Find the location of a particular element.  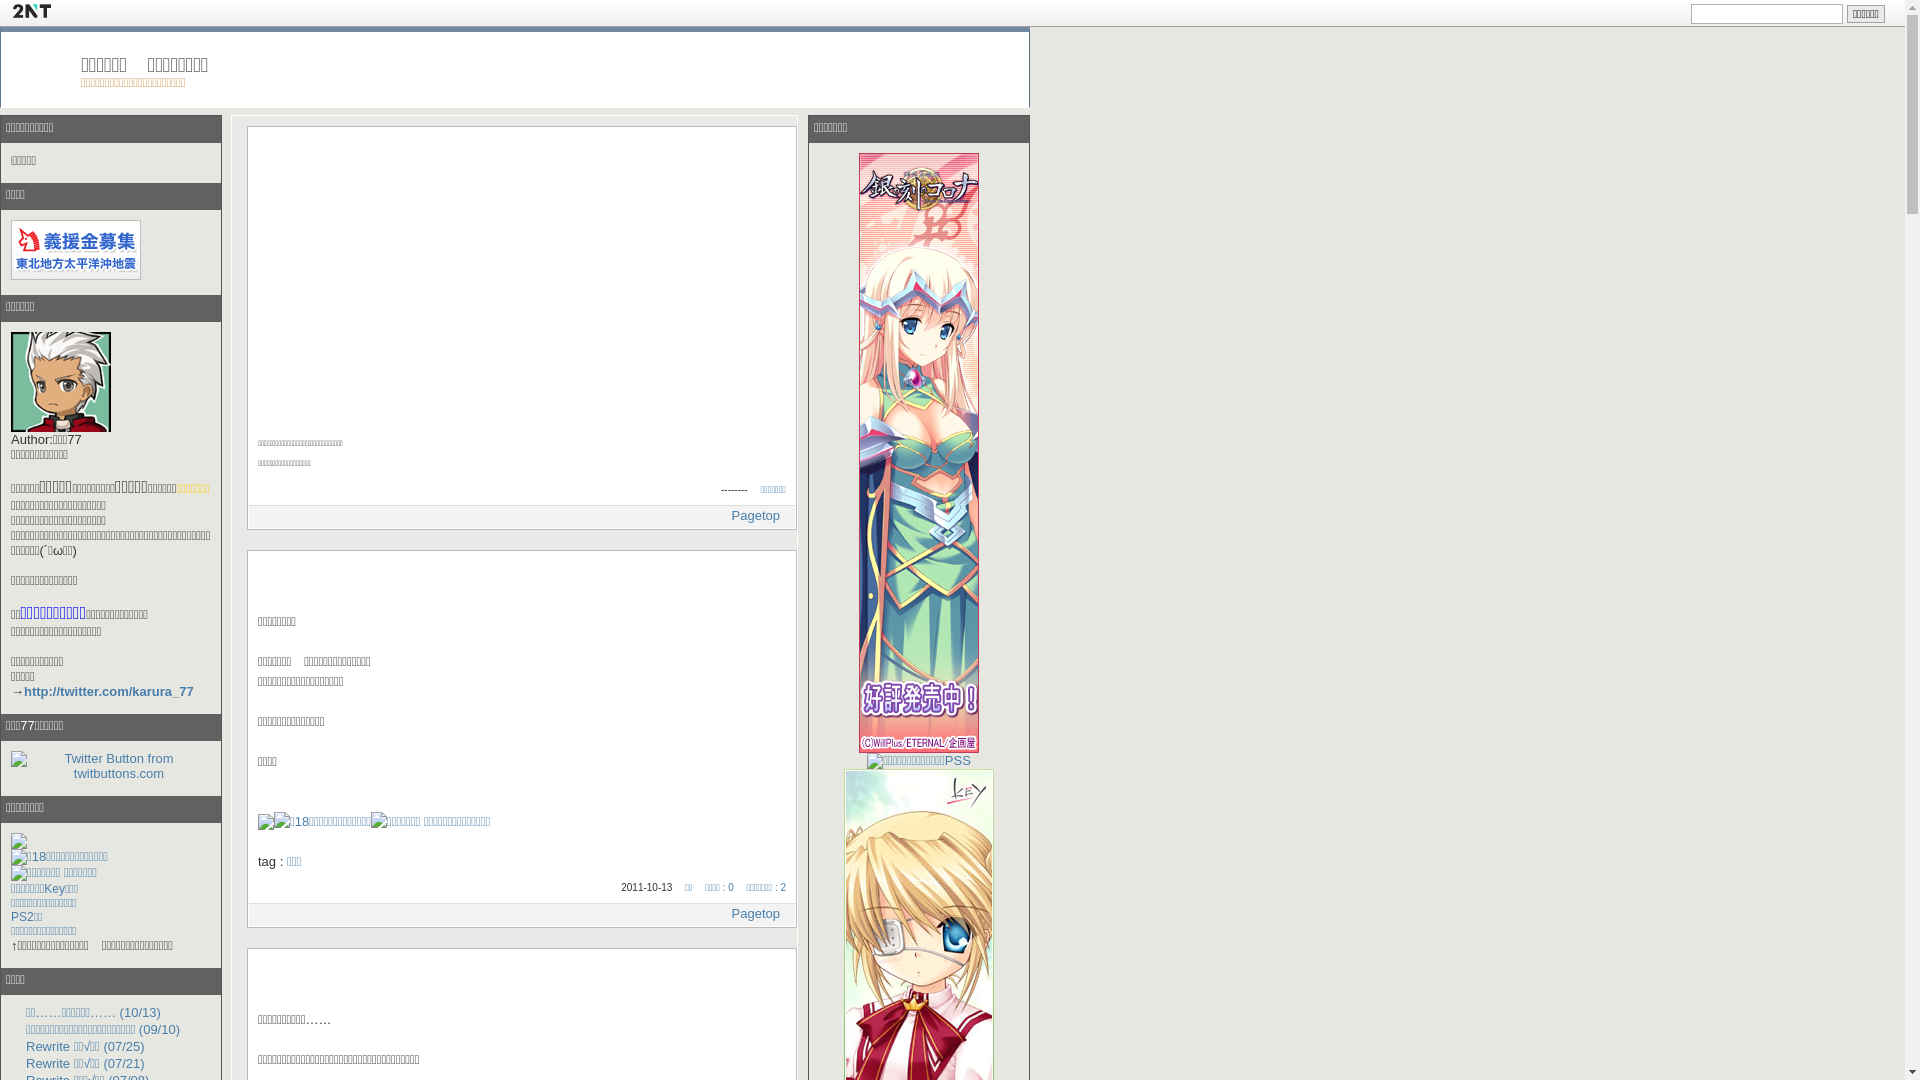

'http://twitter.com/karura_77' is located at coordinates (108, 690).